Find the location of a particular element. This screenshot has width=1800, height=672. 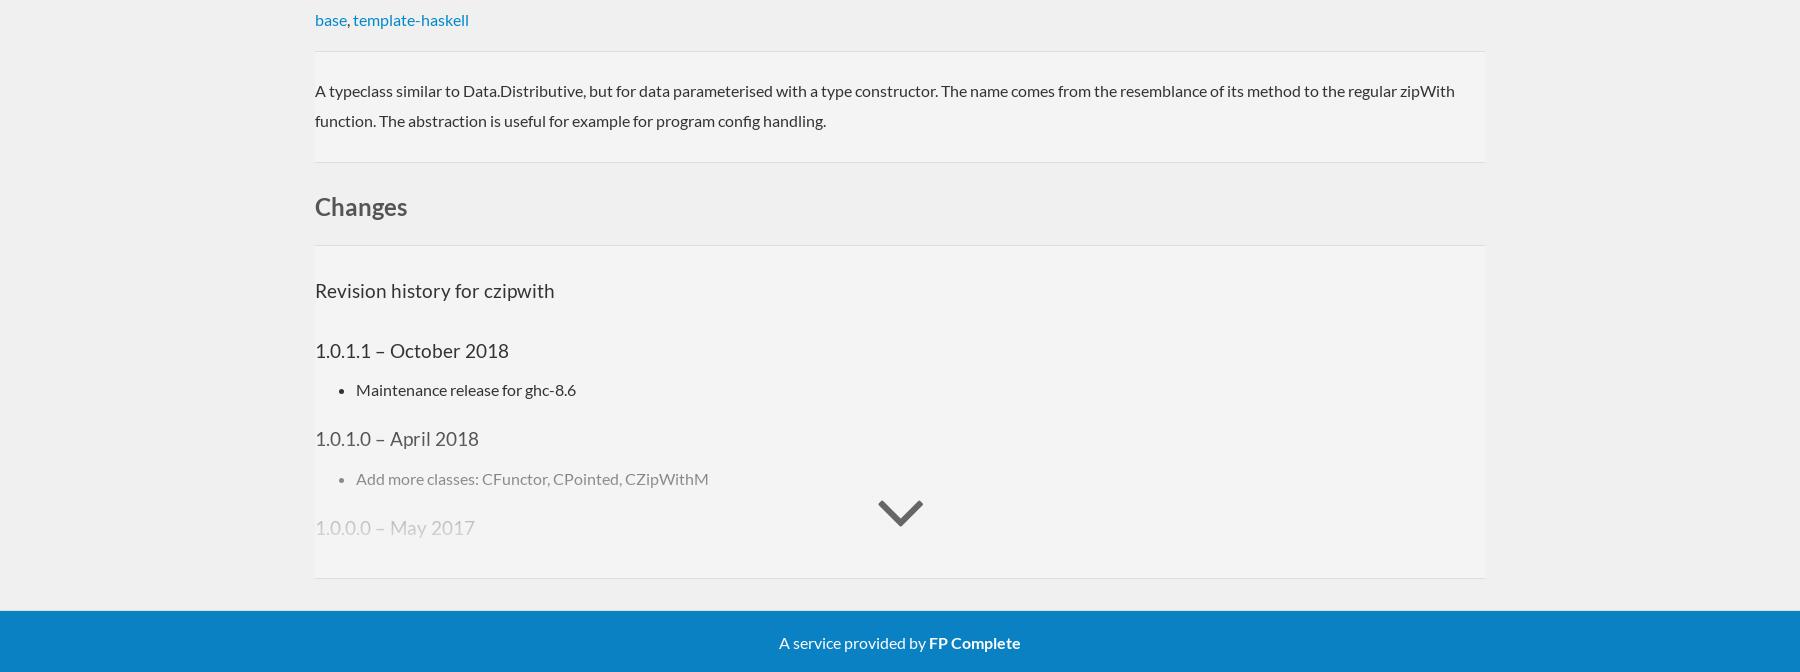

'1.0.1.0  – April 2018' is located at coordinates (397, 438).